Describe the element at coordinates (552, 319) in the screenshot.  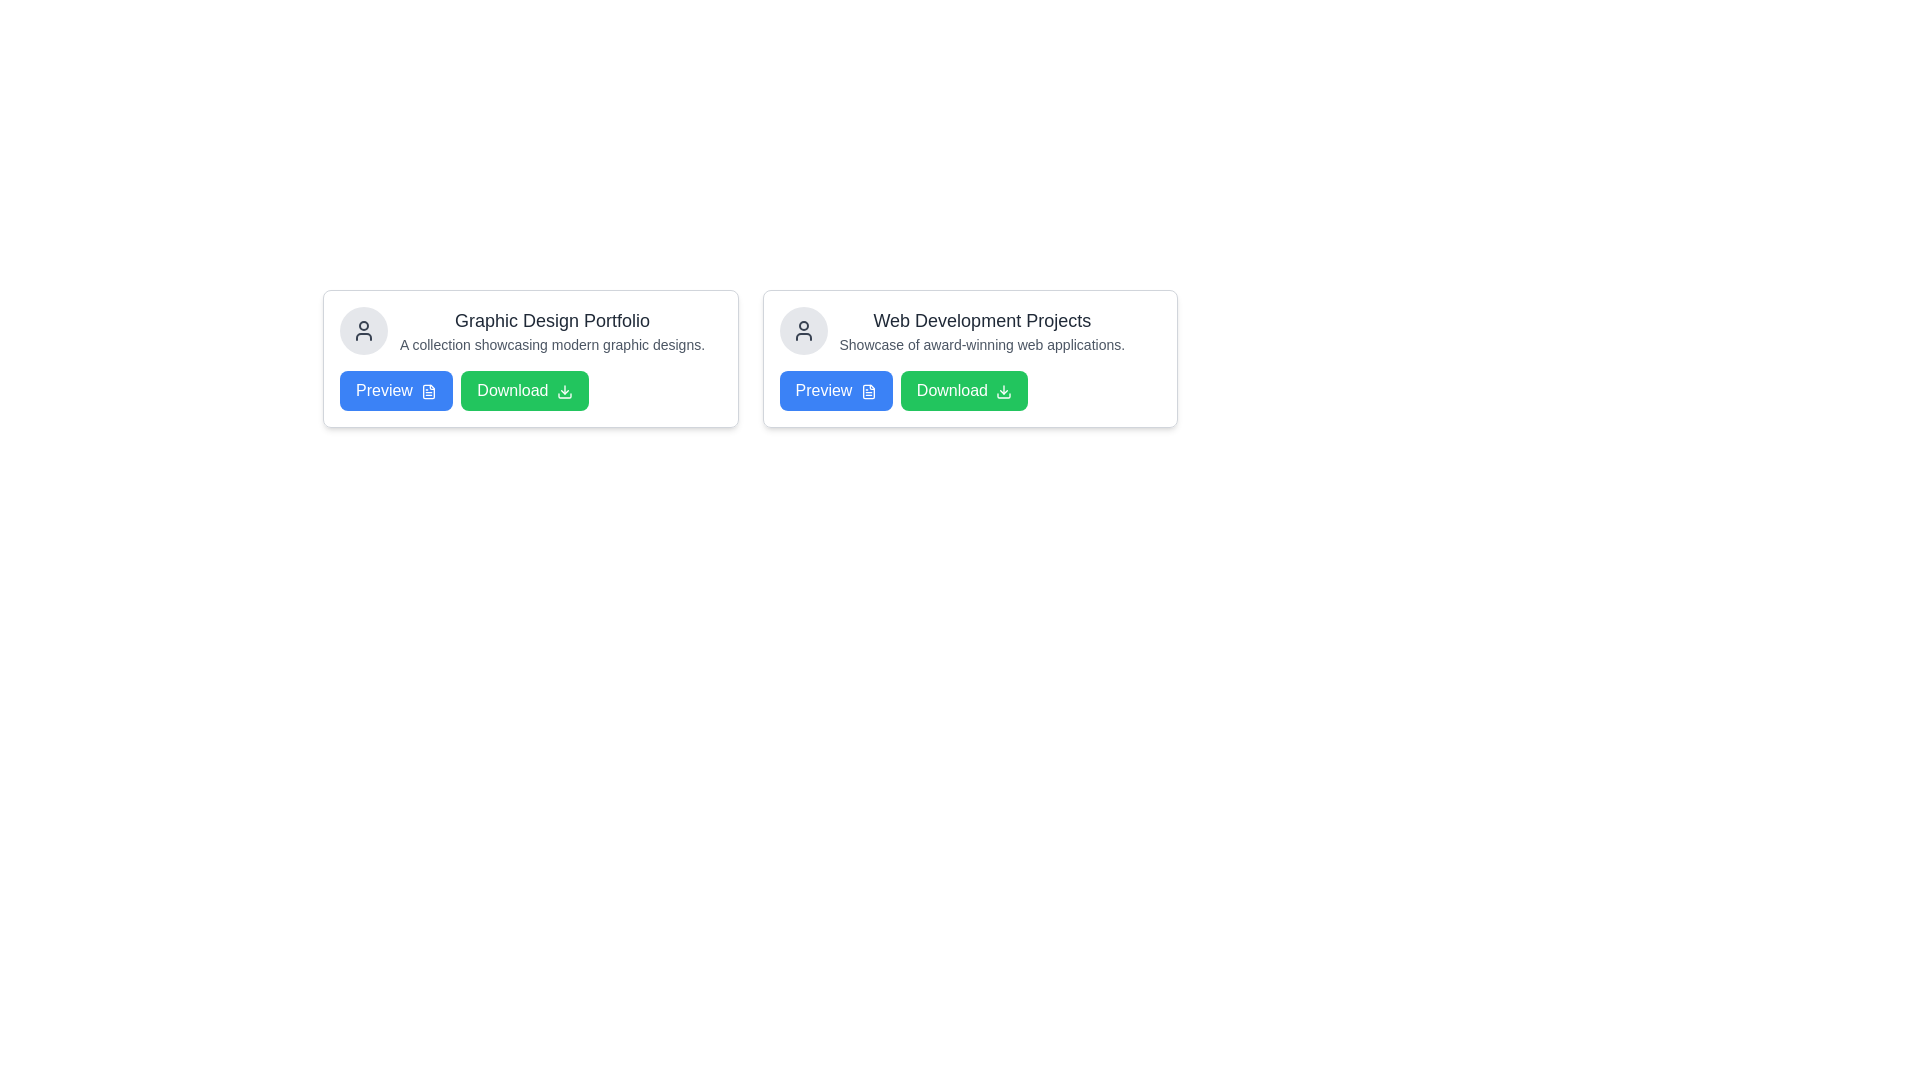
I see `the headline text element displaying 'Graphic Design Portfolio' which is styled in bold, medium-large dark gray font, located at the center-top of the left card layout` at that location.